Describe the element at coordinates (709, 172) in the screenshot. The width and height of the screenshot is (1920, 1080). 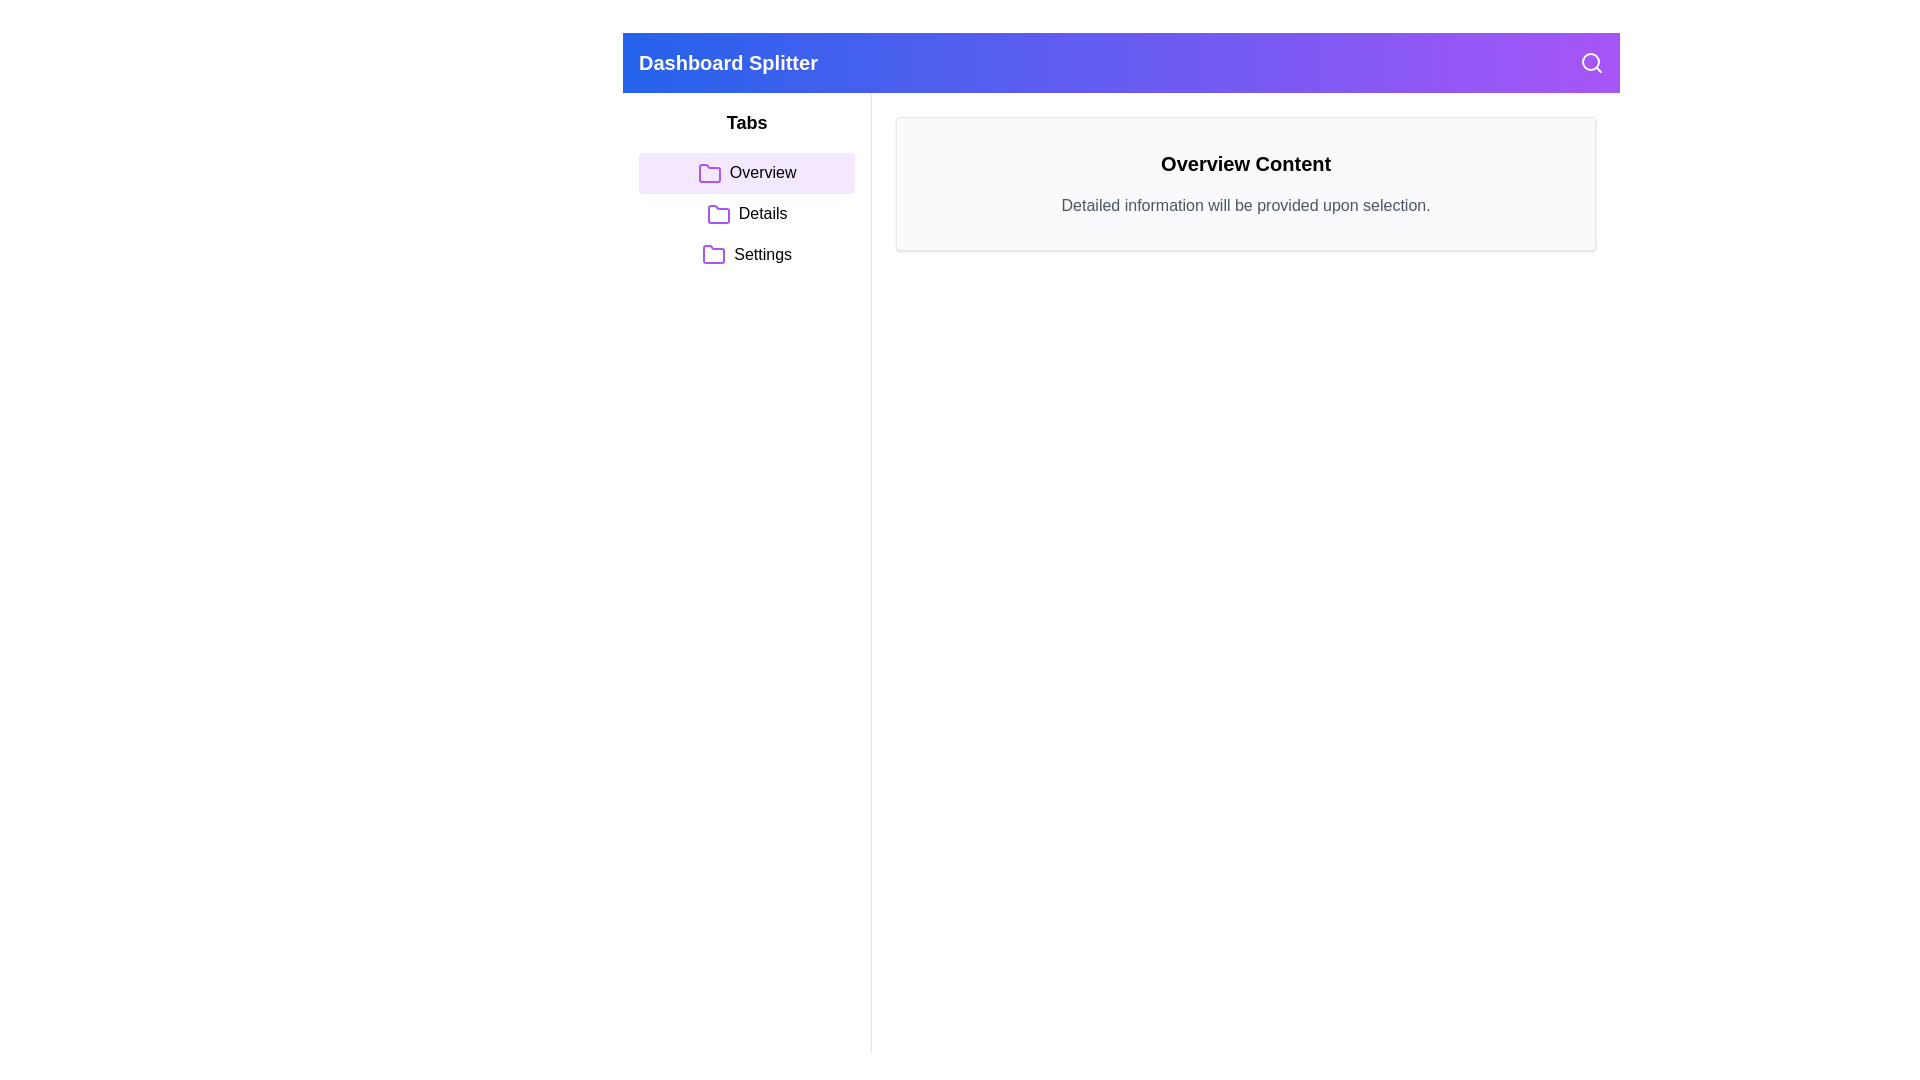
I see `the 'Overview' vector graphic icon in the sidebar menu` at that location.